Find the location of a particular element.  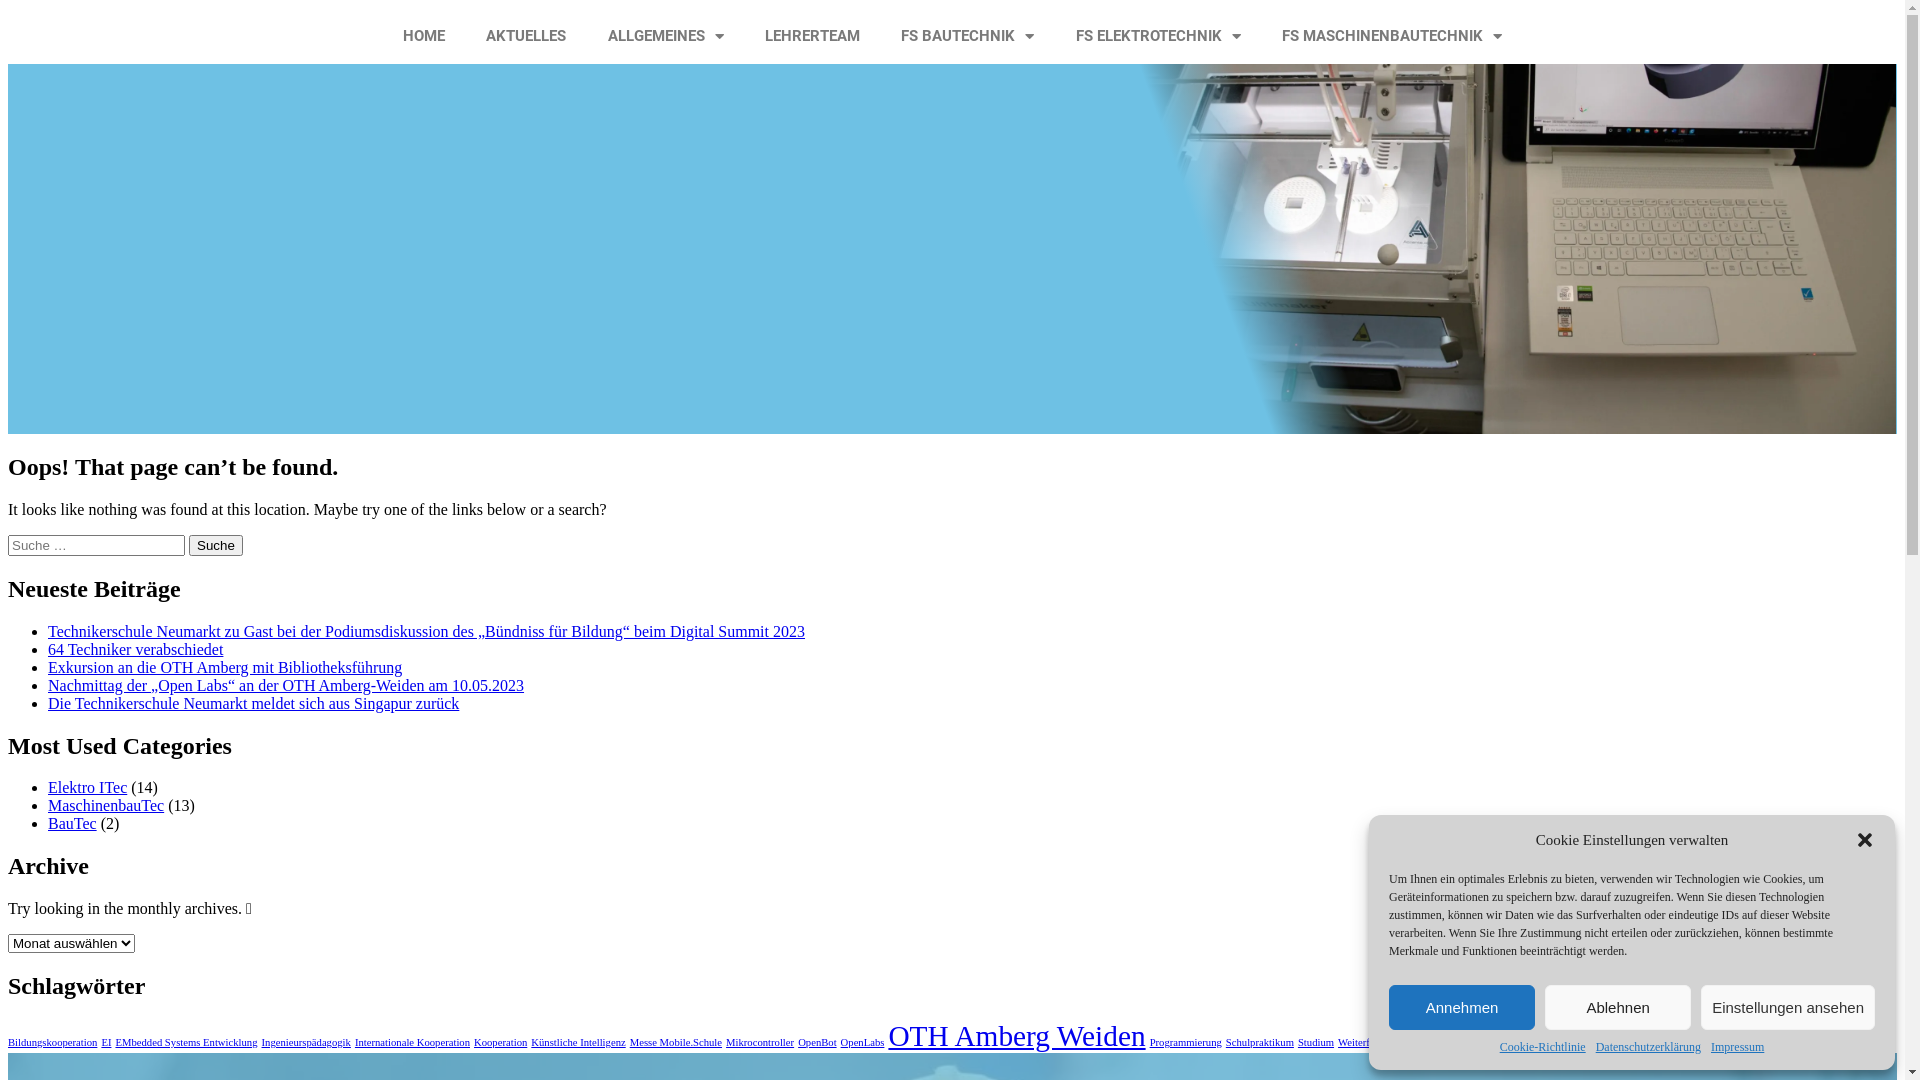

'Kooperation' is located at coordinates (500, 1041).